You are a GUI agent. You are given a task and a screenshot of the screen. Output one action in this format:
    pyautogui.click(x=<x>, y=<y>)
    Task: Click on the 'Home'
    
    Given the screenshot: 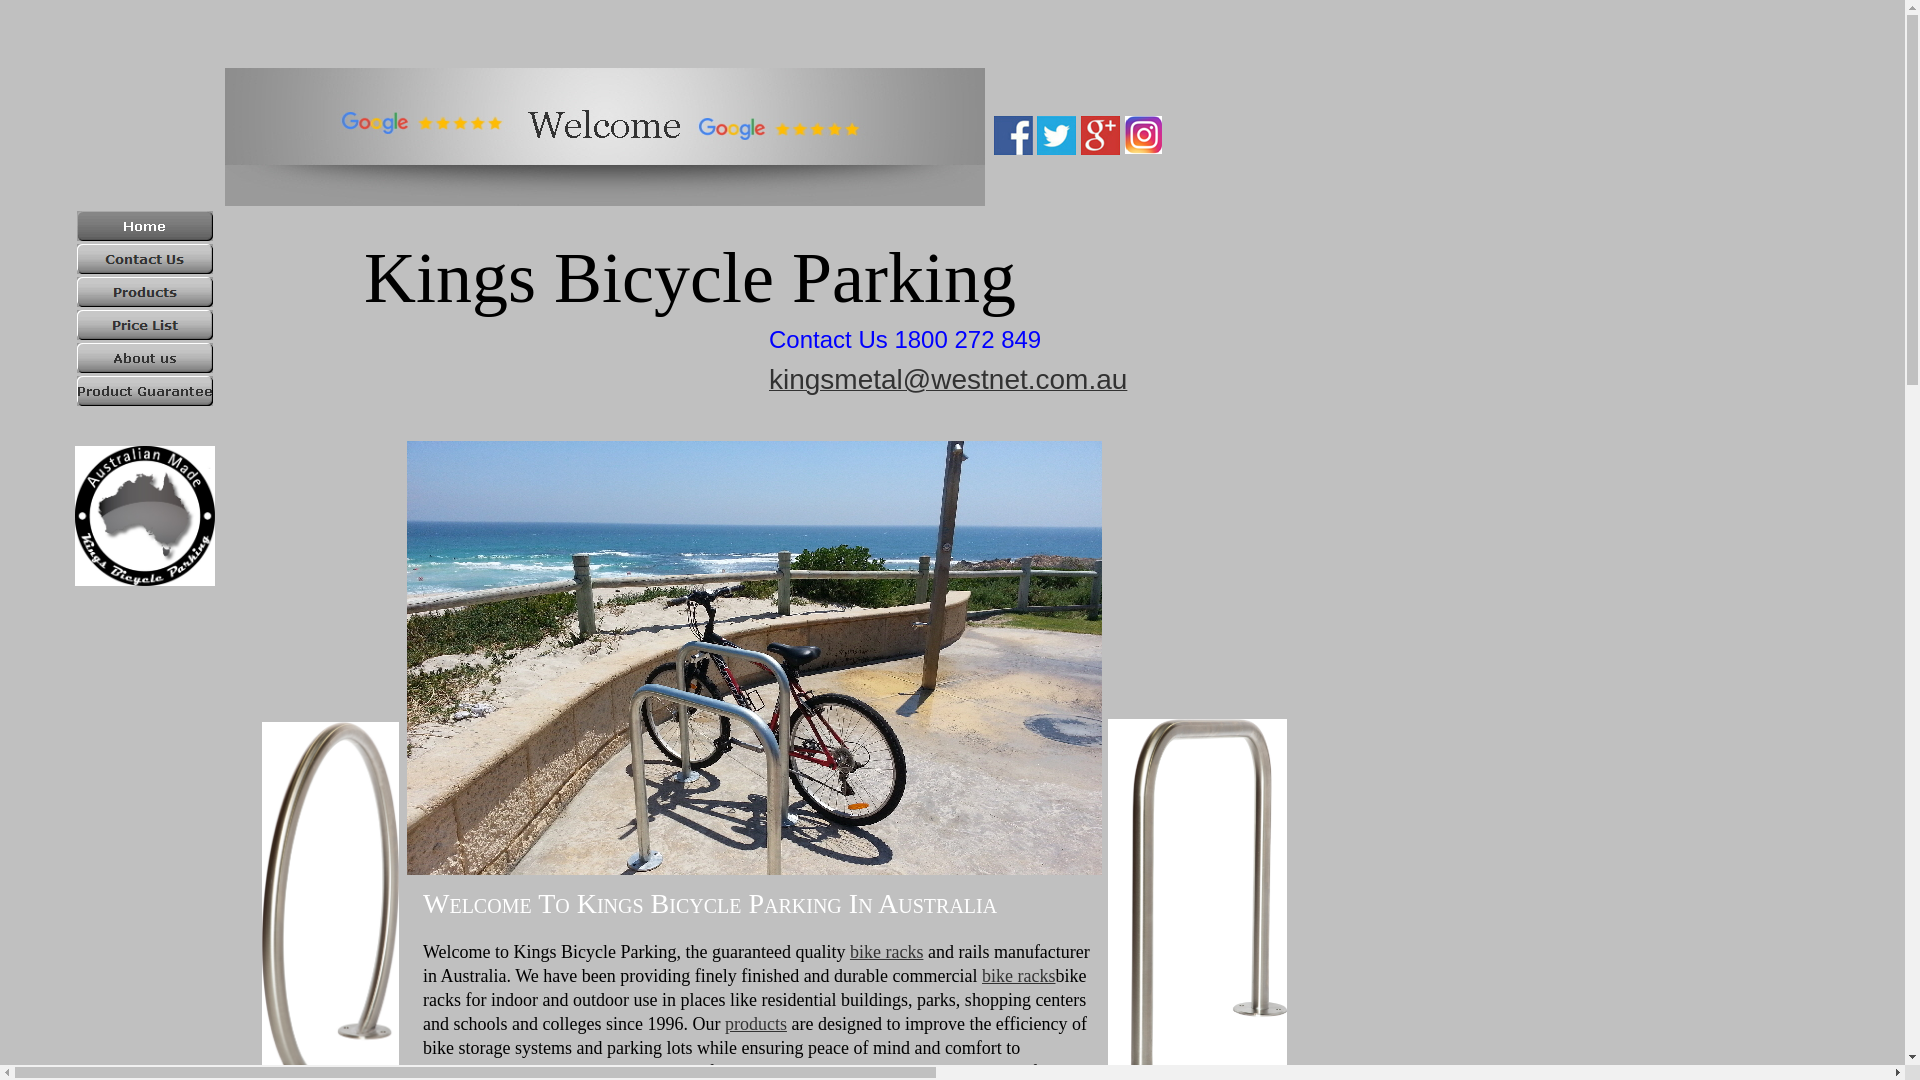 What is the action you would take?
    pyautogui.click(x=143, y=225)
    